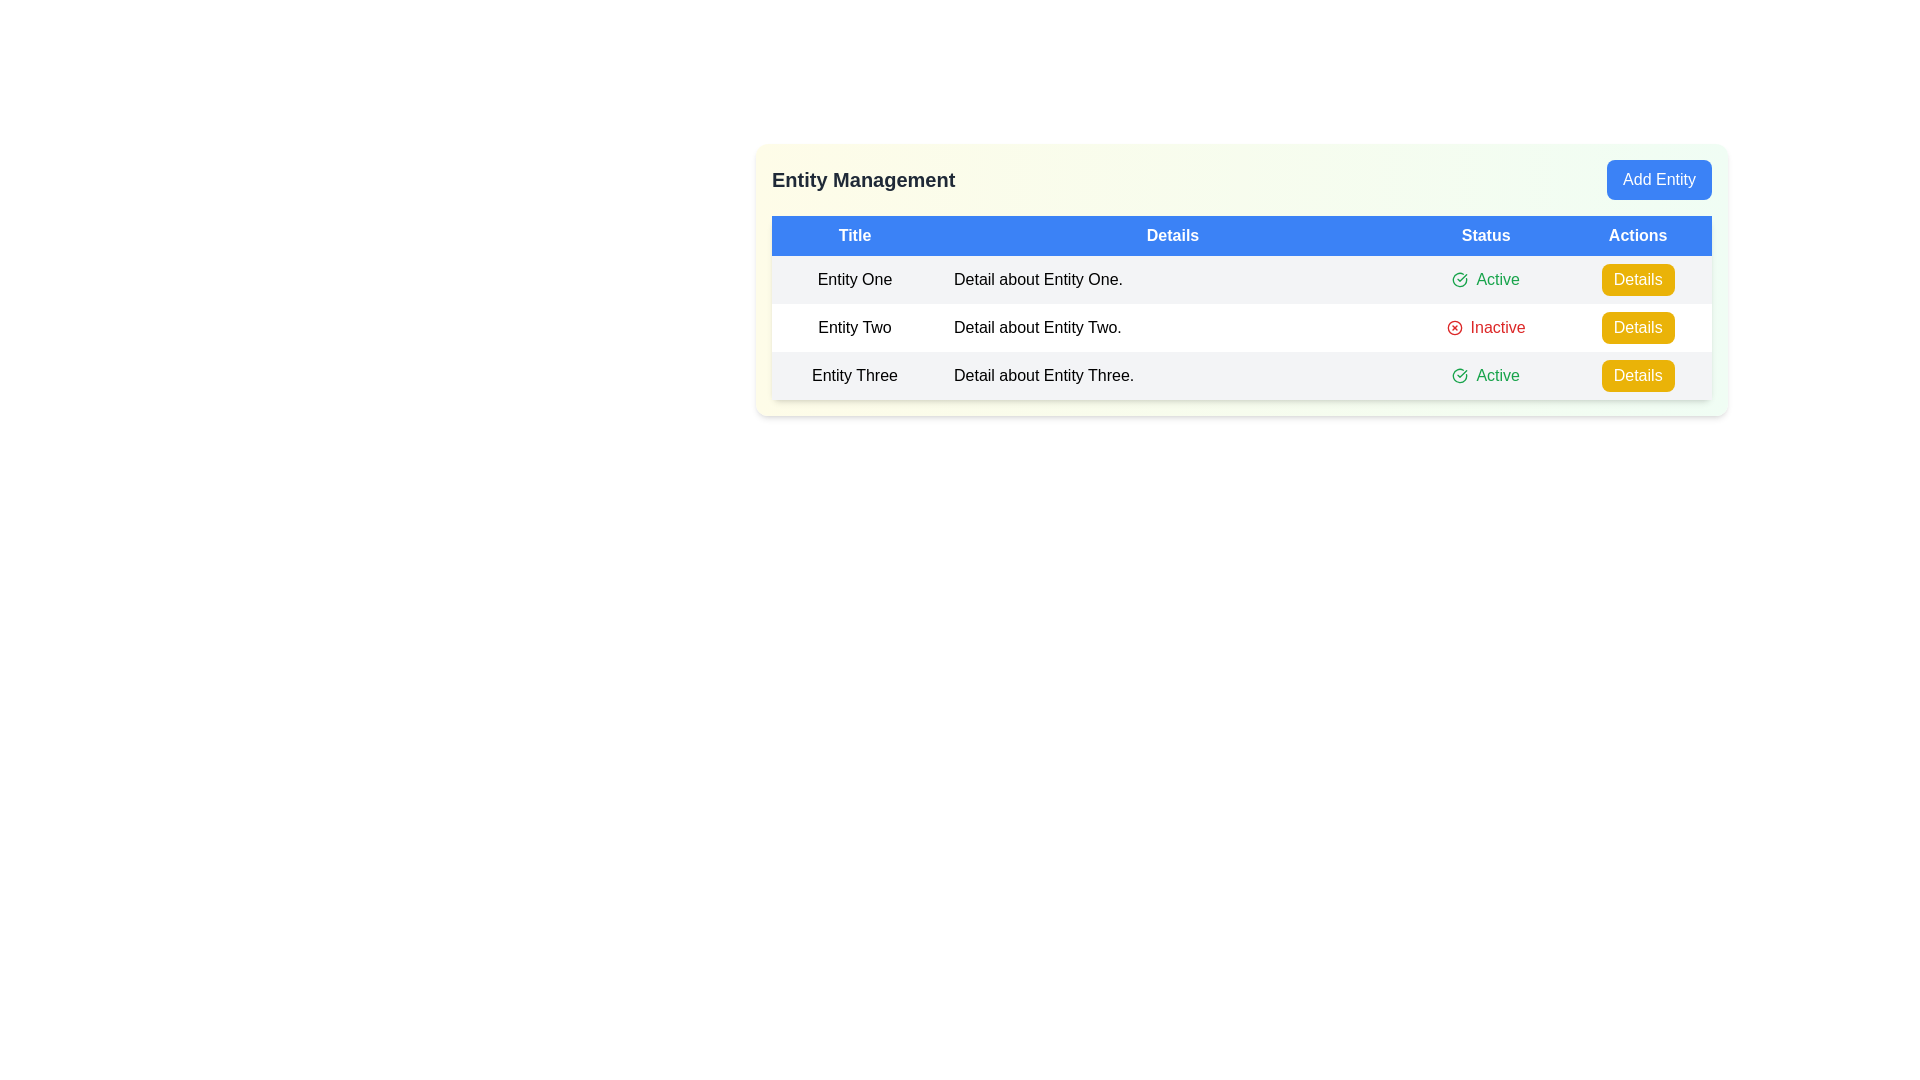 The image size is (1920, 1080). Describe the element at coordinates (1486, 375) in the screenshot. I see `the Status indicator in the third row under the 'Status' column` at that location.